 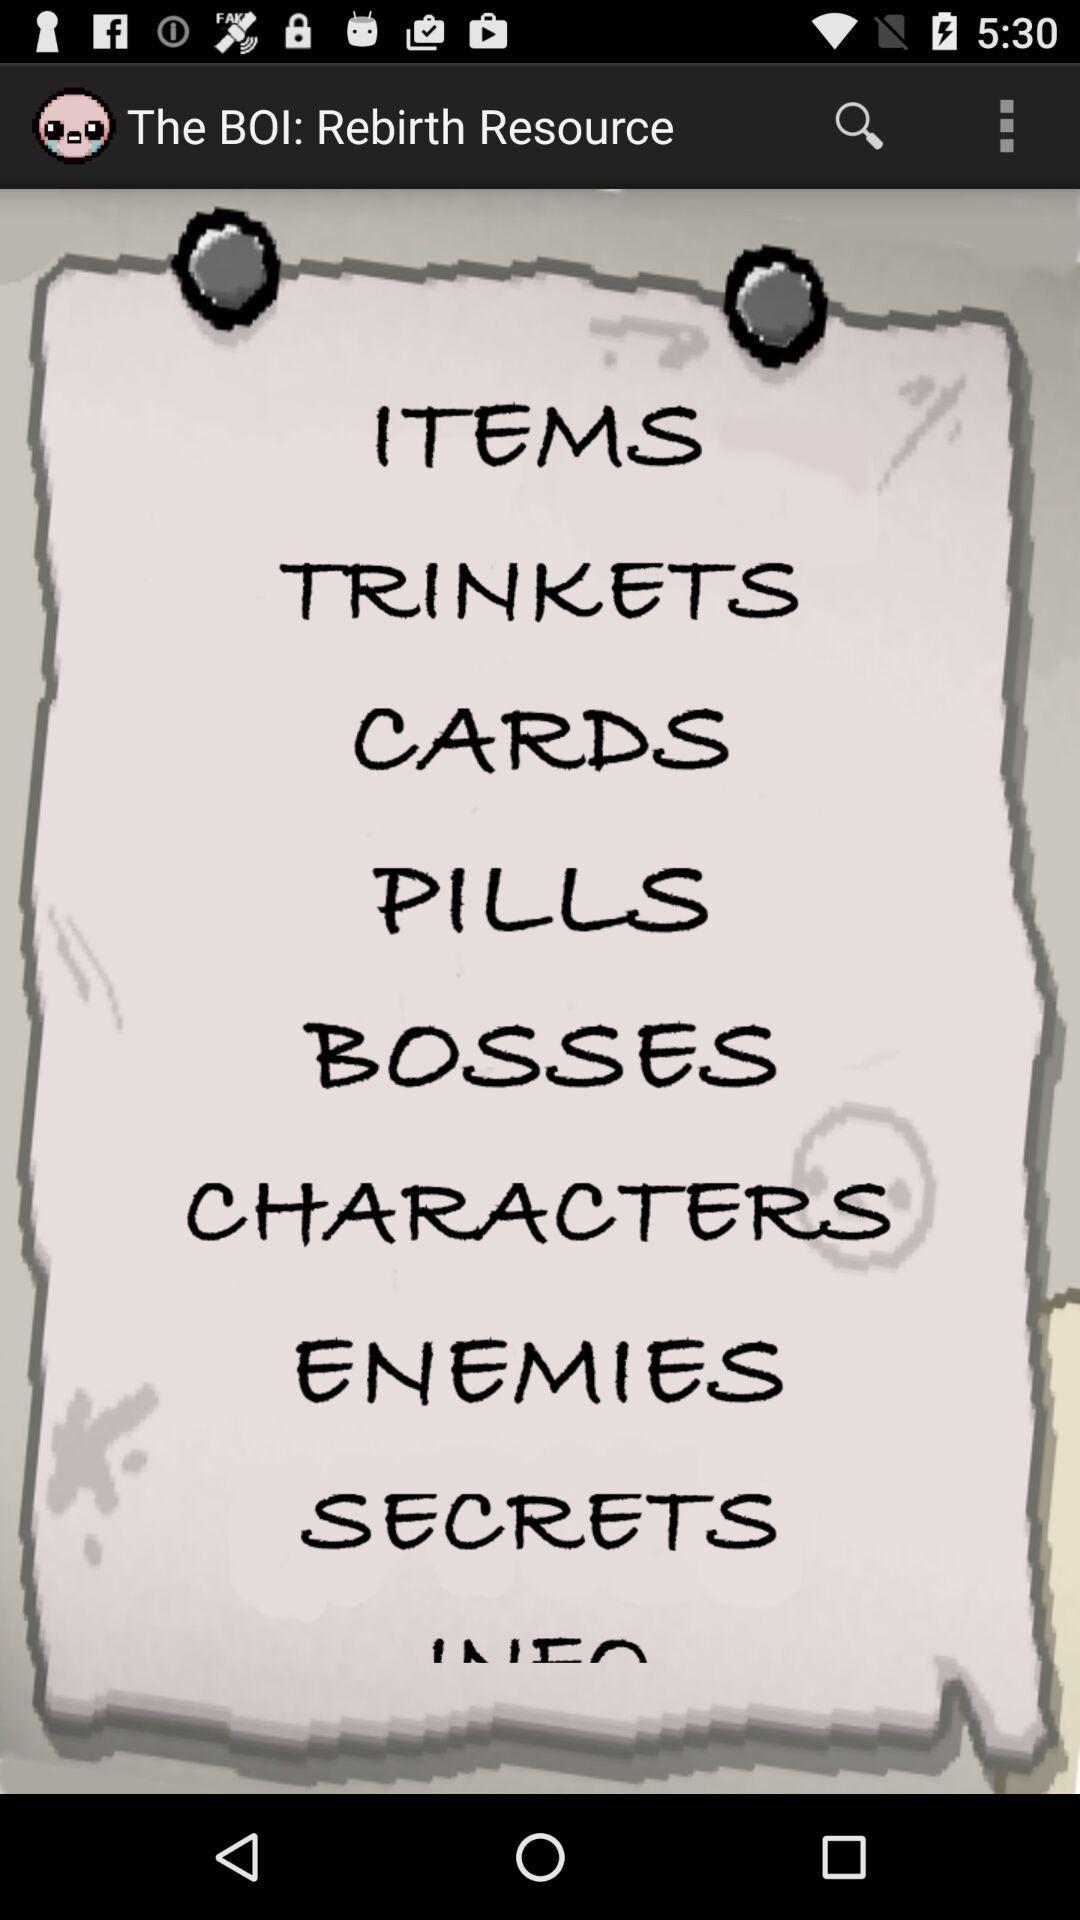 I want to click on the item, so click(x=540, y=588).